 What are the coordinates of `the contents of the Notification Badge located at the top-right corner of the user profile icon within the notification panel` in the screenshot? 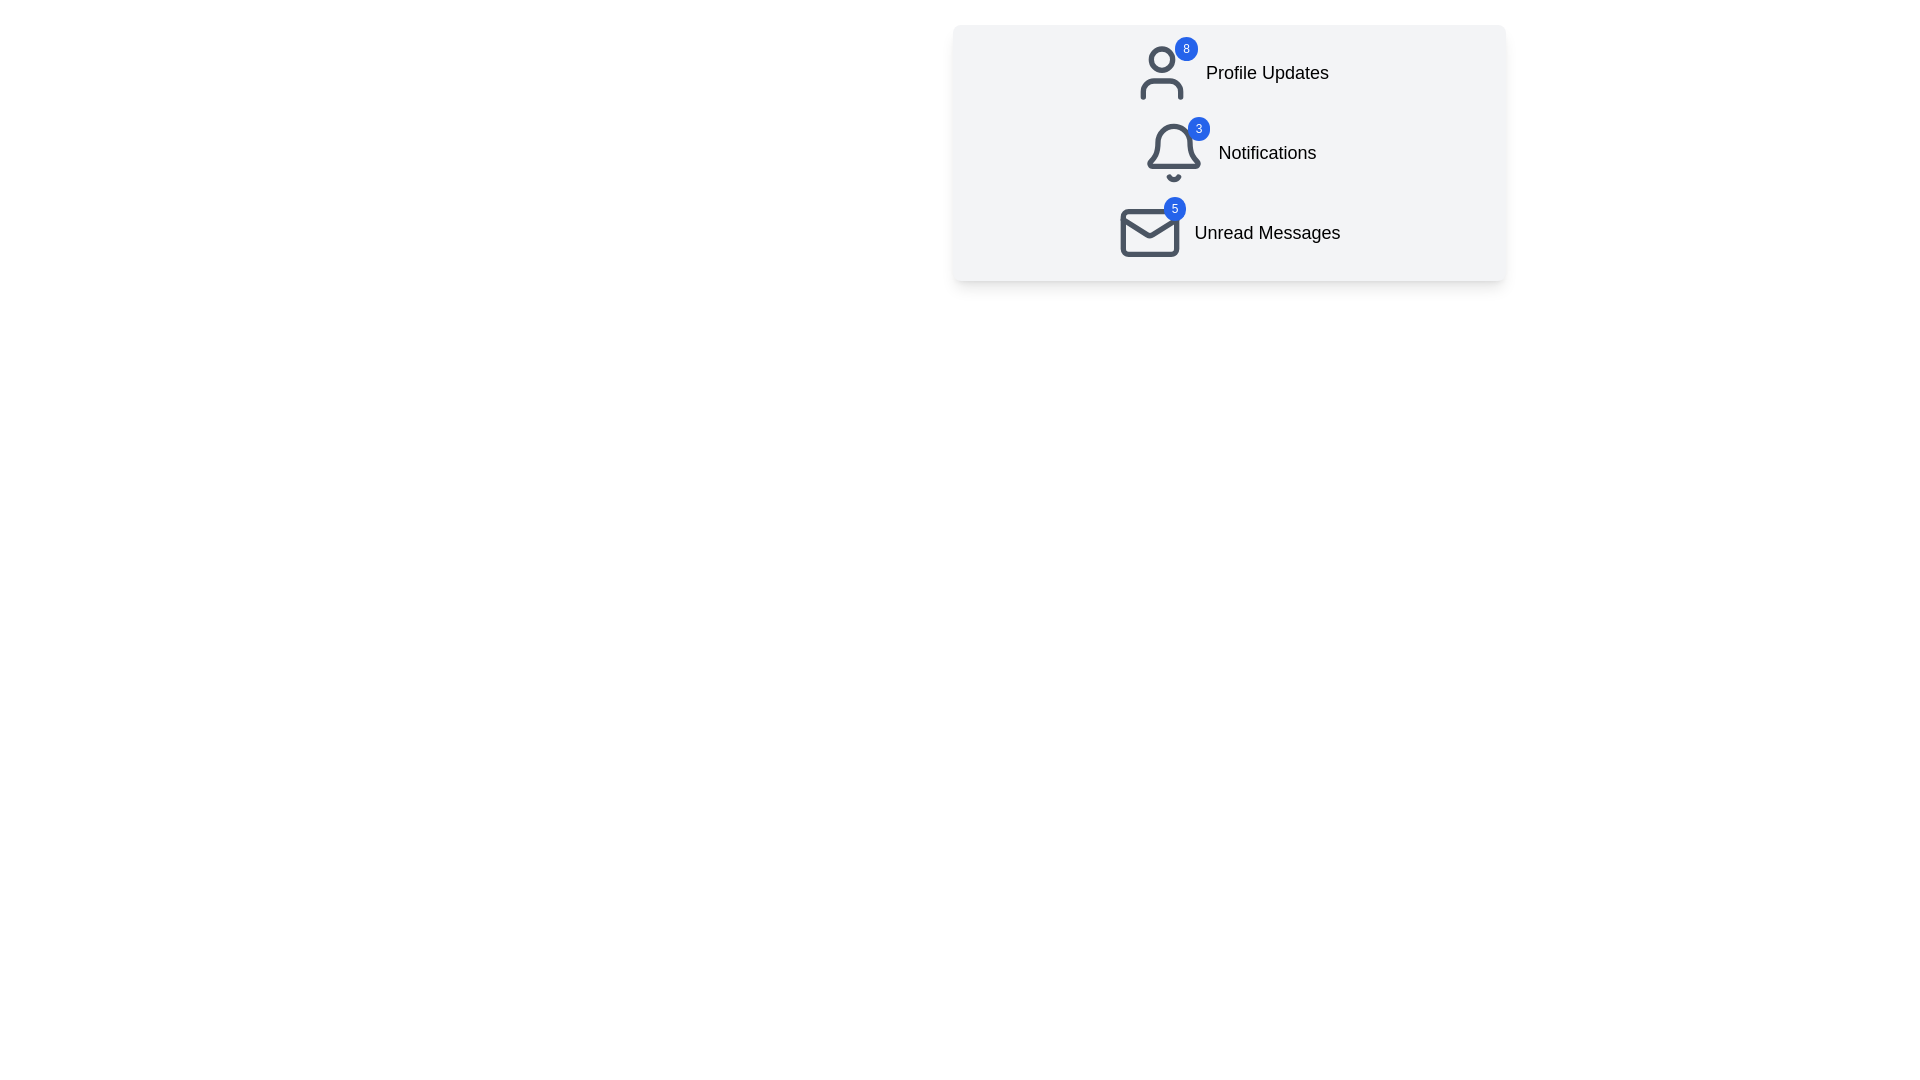 It's located at (1186, 48).